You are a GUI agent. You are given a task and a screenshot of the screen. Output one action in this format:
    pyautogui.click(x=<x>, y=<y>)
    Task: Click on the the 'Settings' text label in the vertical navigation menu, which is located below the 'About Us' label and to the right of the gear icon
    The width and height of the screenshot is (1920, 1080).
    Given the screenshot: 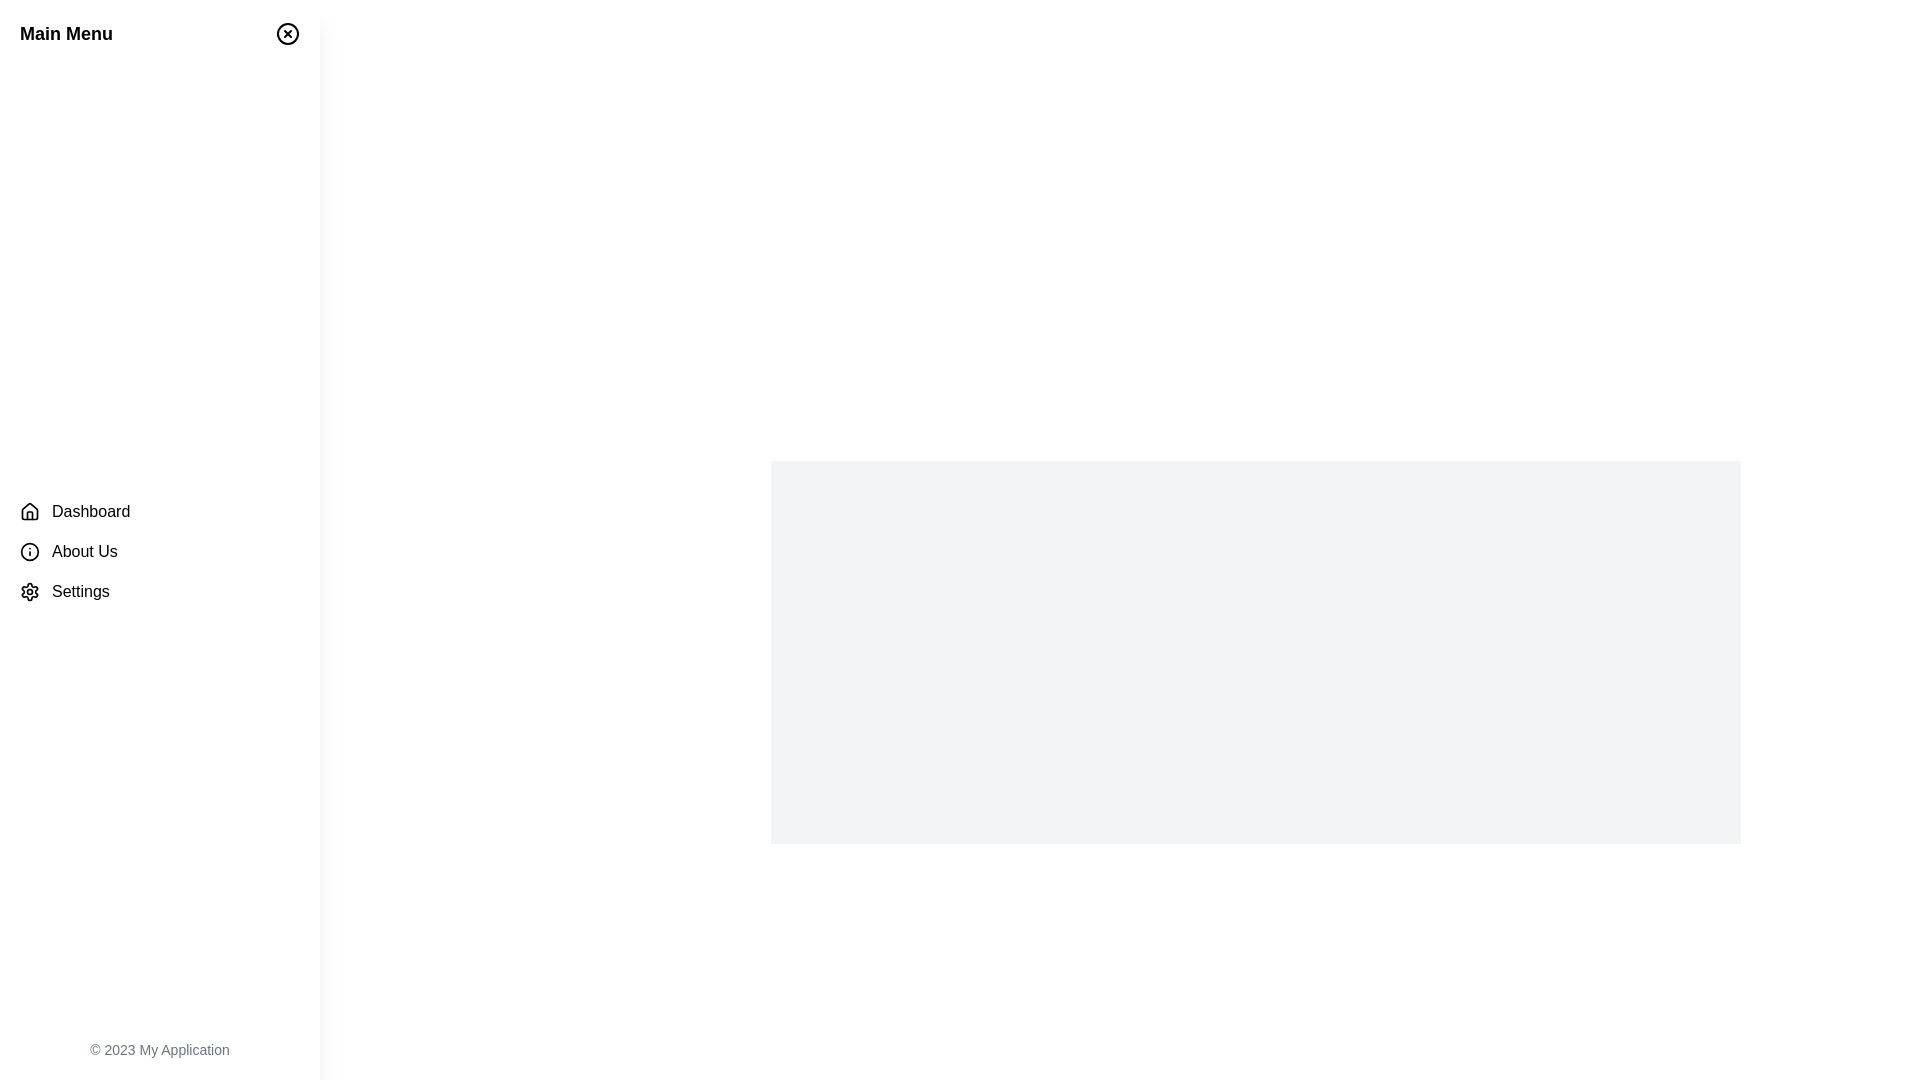 What is the action you would take?
    pyautogui.click(x=80, y=590)
    